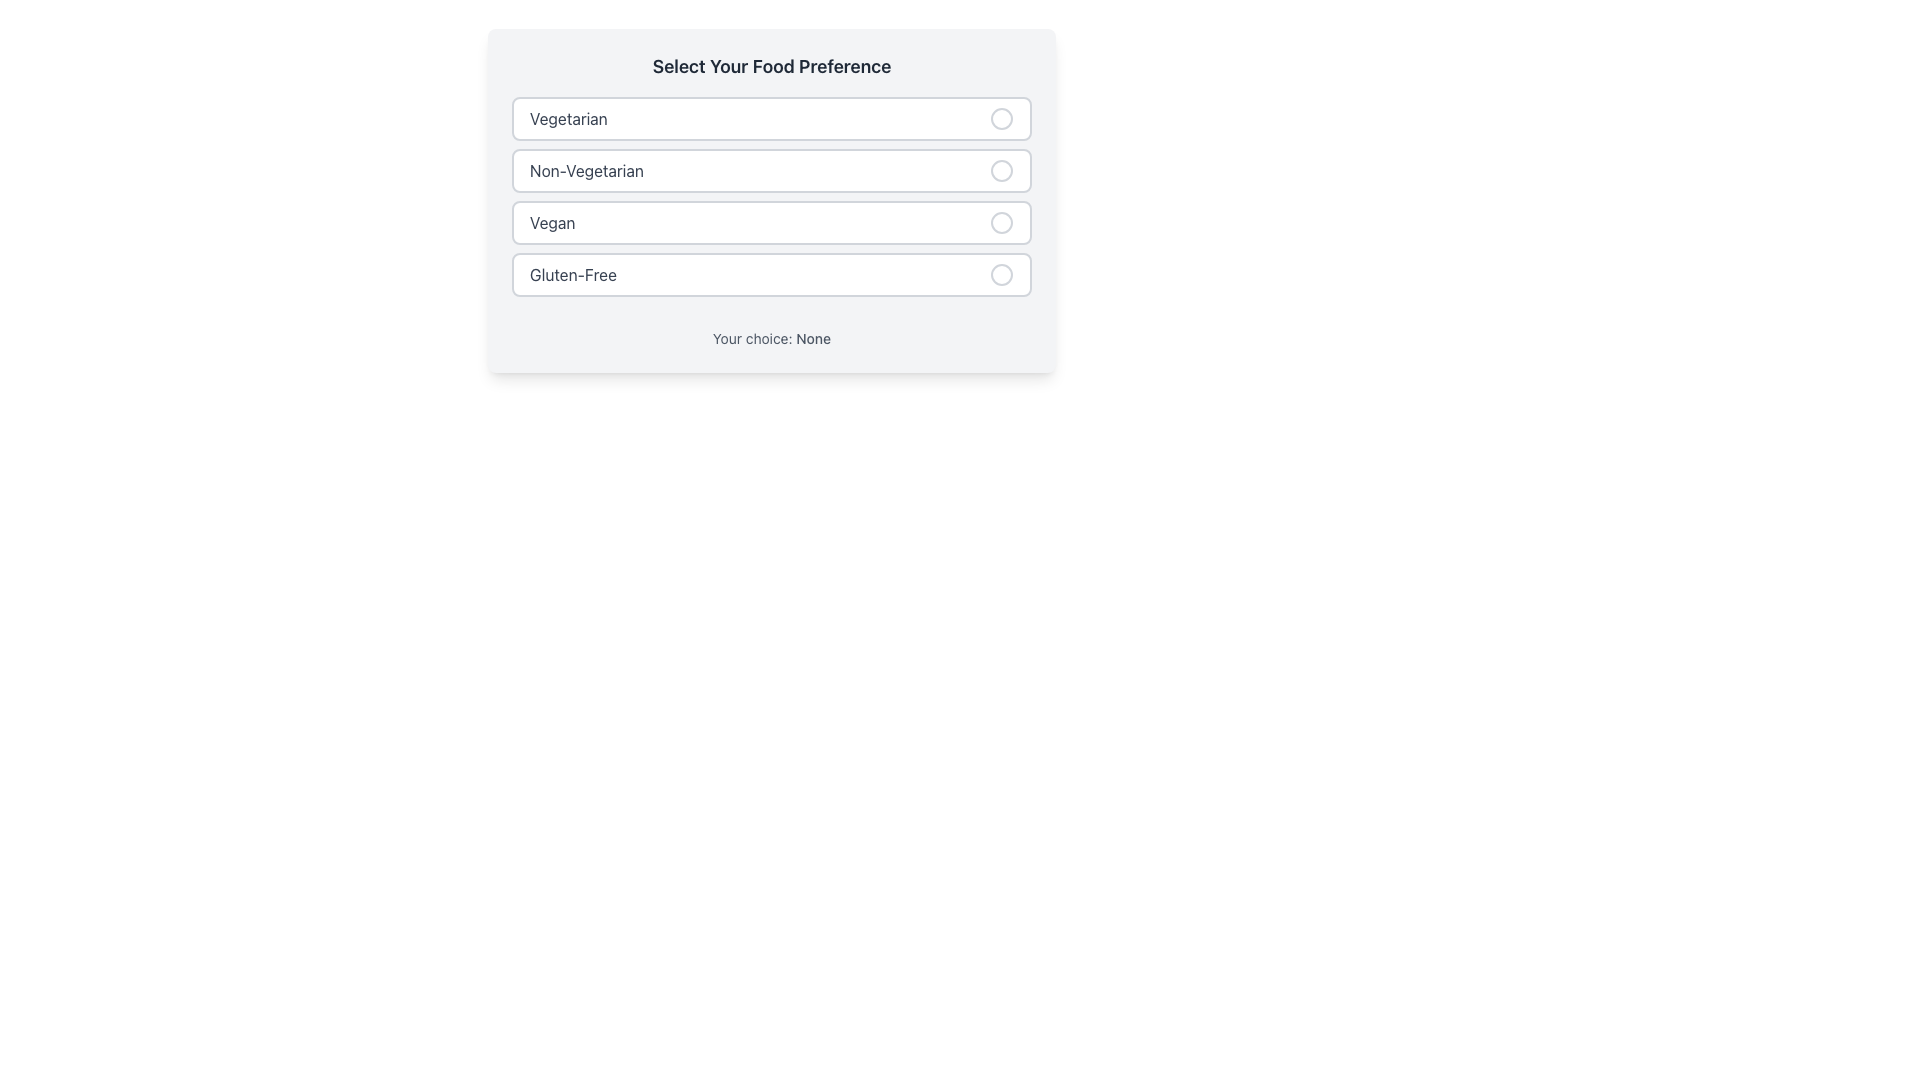 This screenshot has height=1080, width=1920. What do you see at coordinates (771, 169) in the screenshot?
I see `the 'Non-Vegetarian' radio button option located under the 'Select Your Food Preference' section` at bounding box center [771, 169].